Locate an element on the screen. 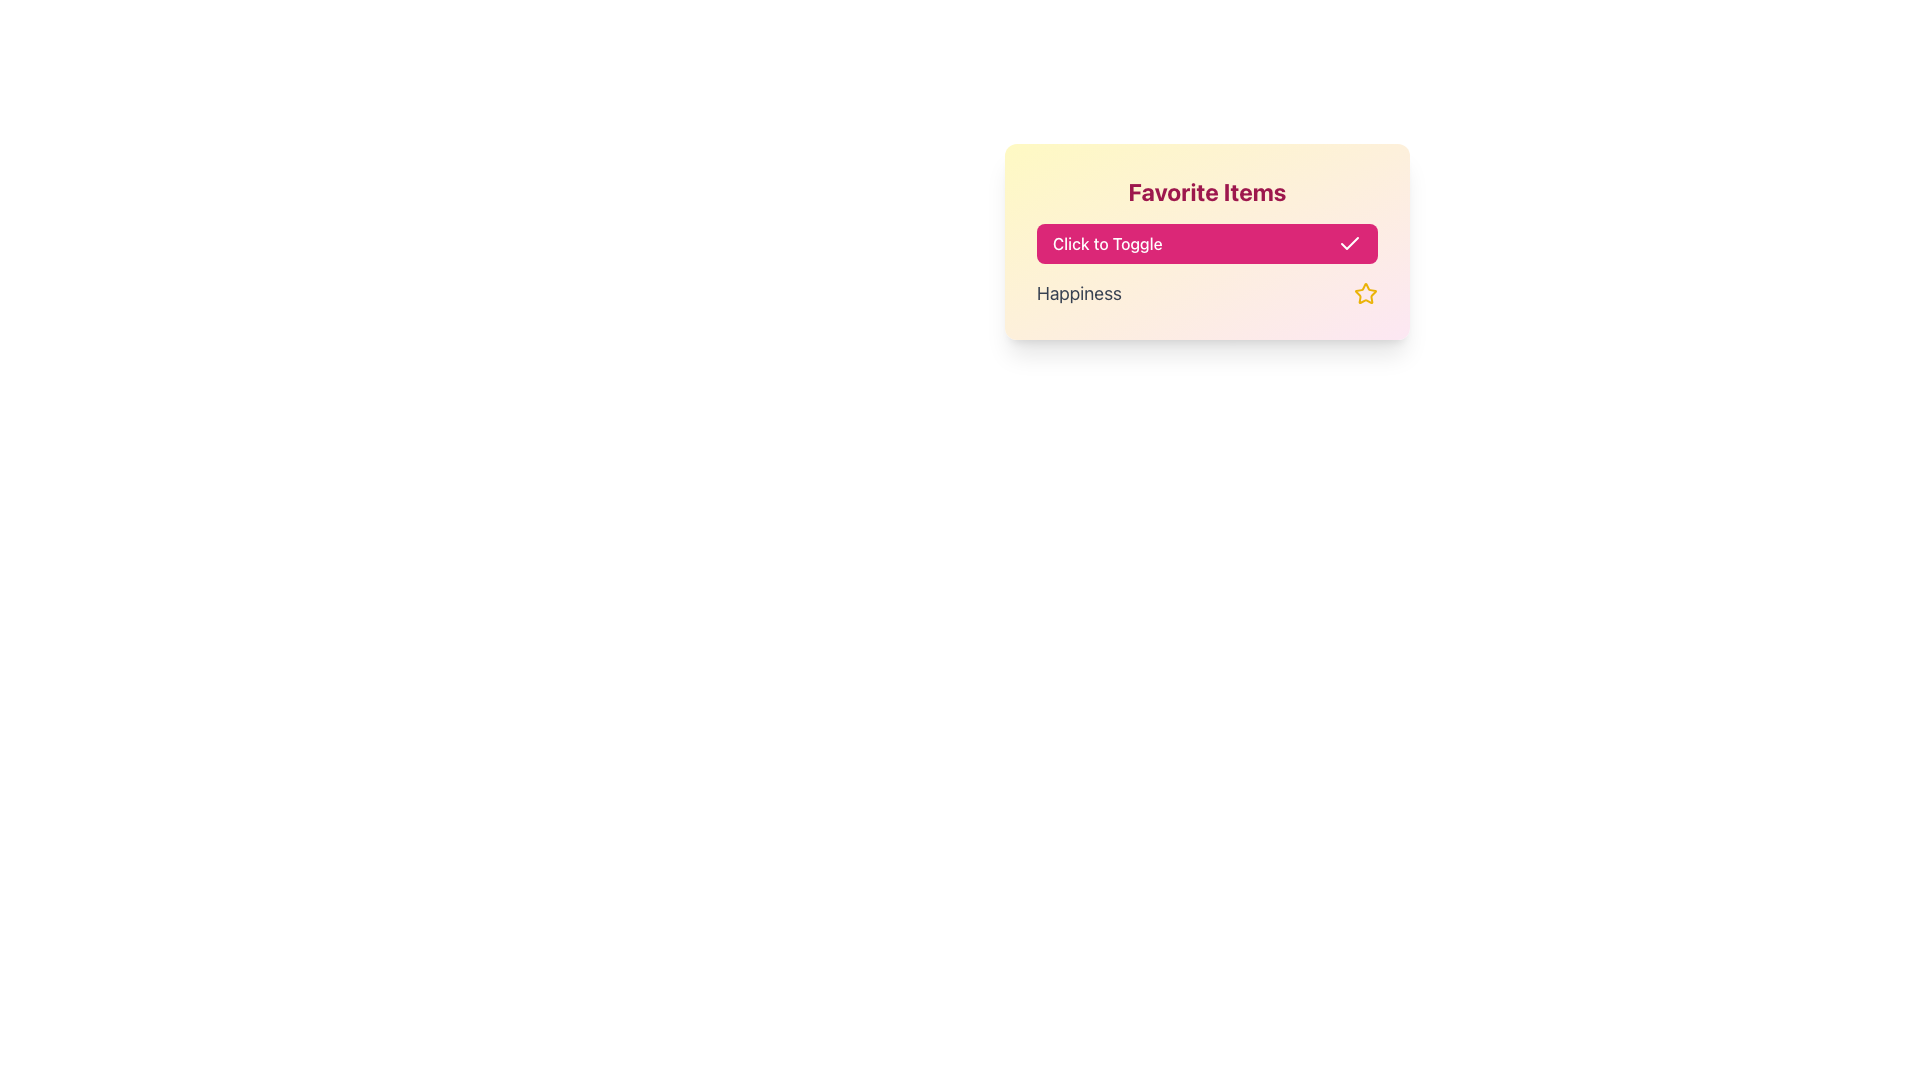  the wide rectangular button labeled 'Click to Toggle' with a pink background is located at coordinates (1206, 242).